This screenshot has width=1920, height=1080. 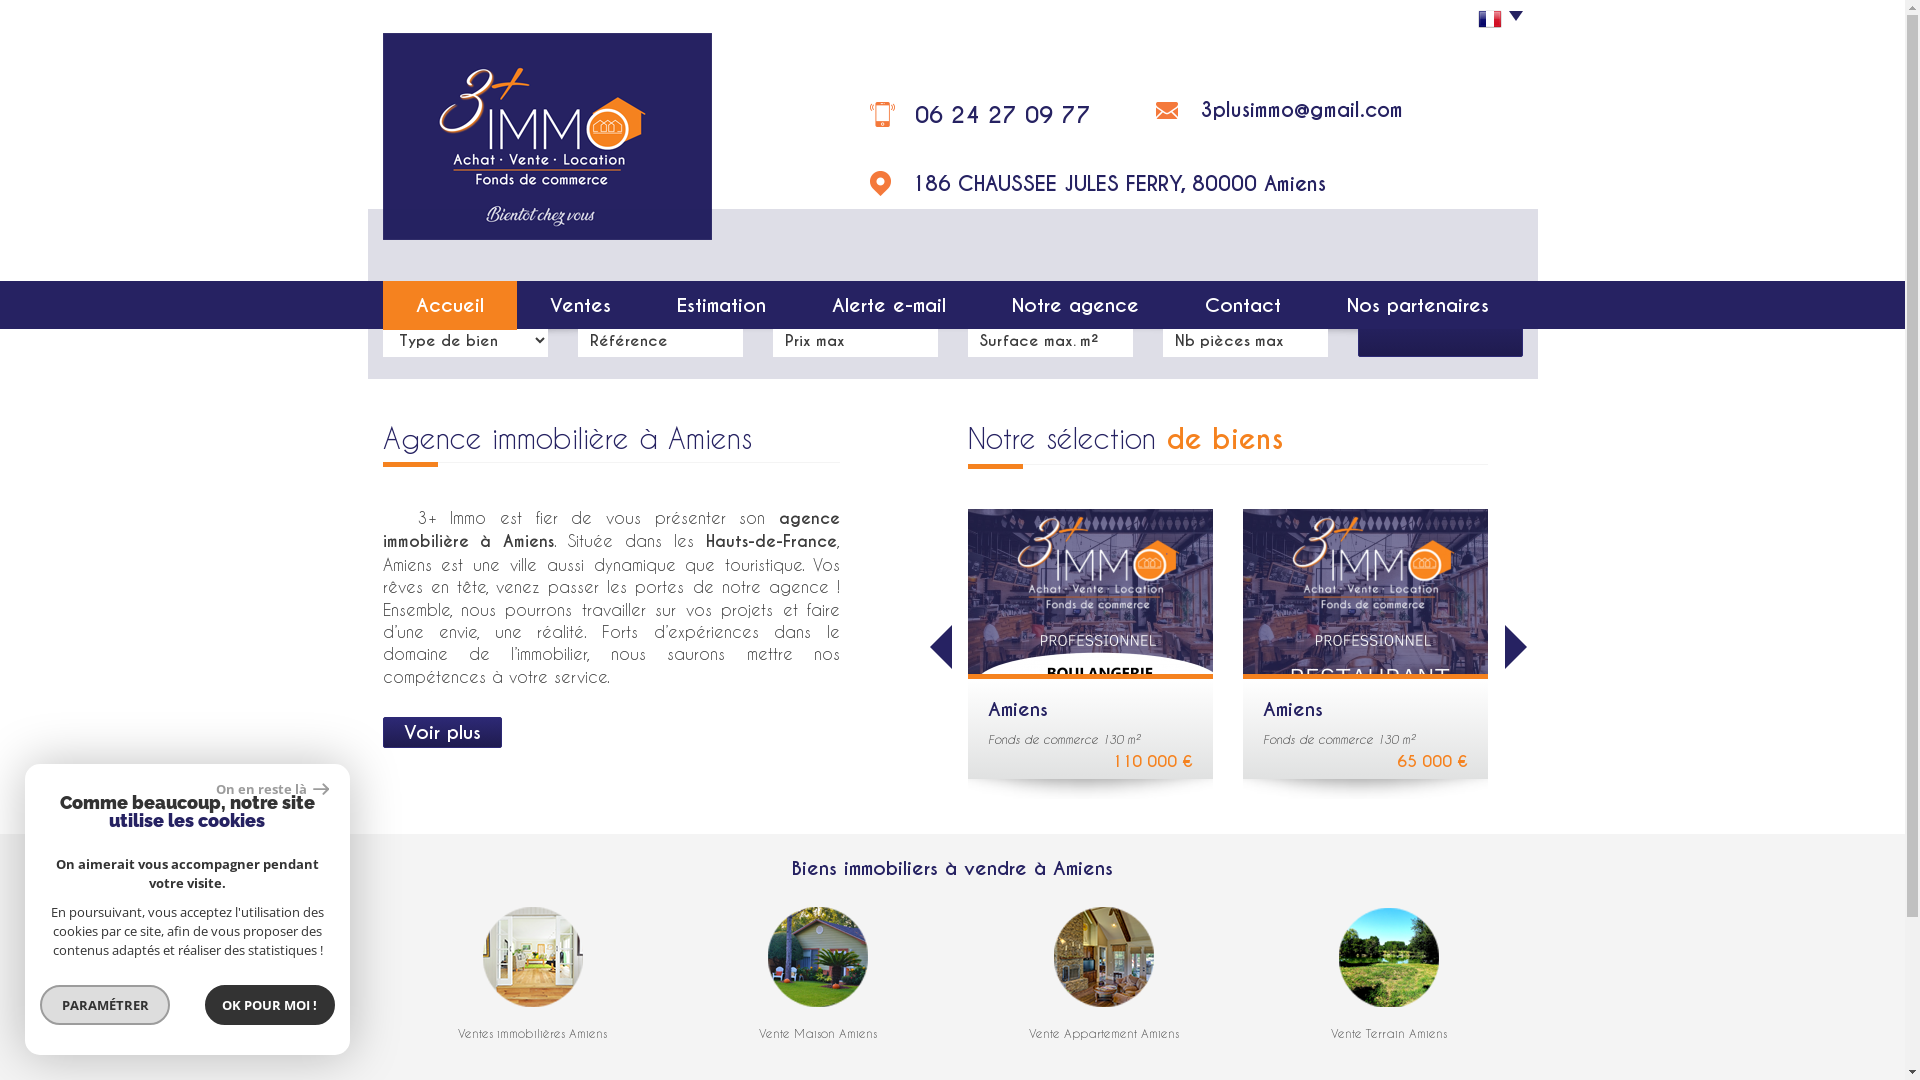 What do you see at coordinates (1242, 305) in the screenshot?
I see `'Contact'` at bounding box center [1242, 305].